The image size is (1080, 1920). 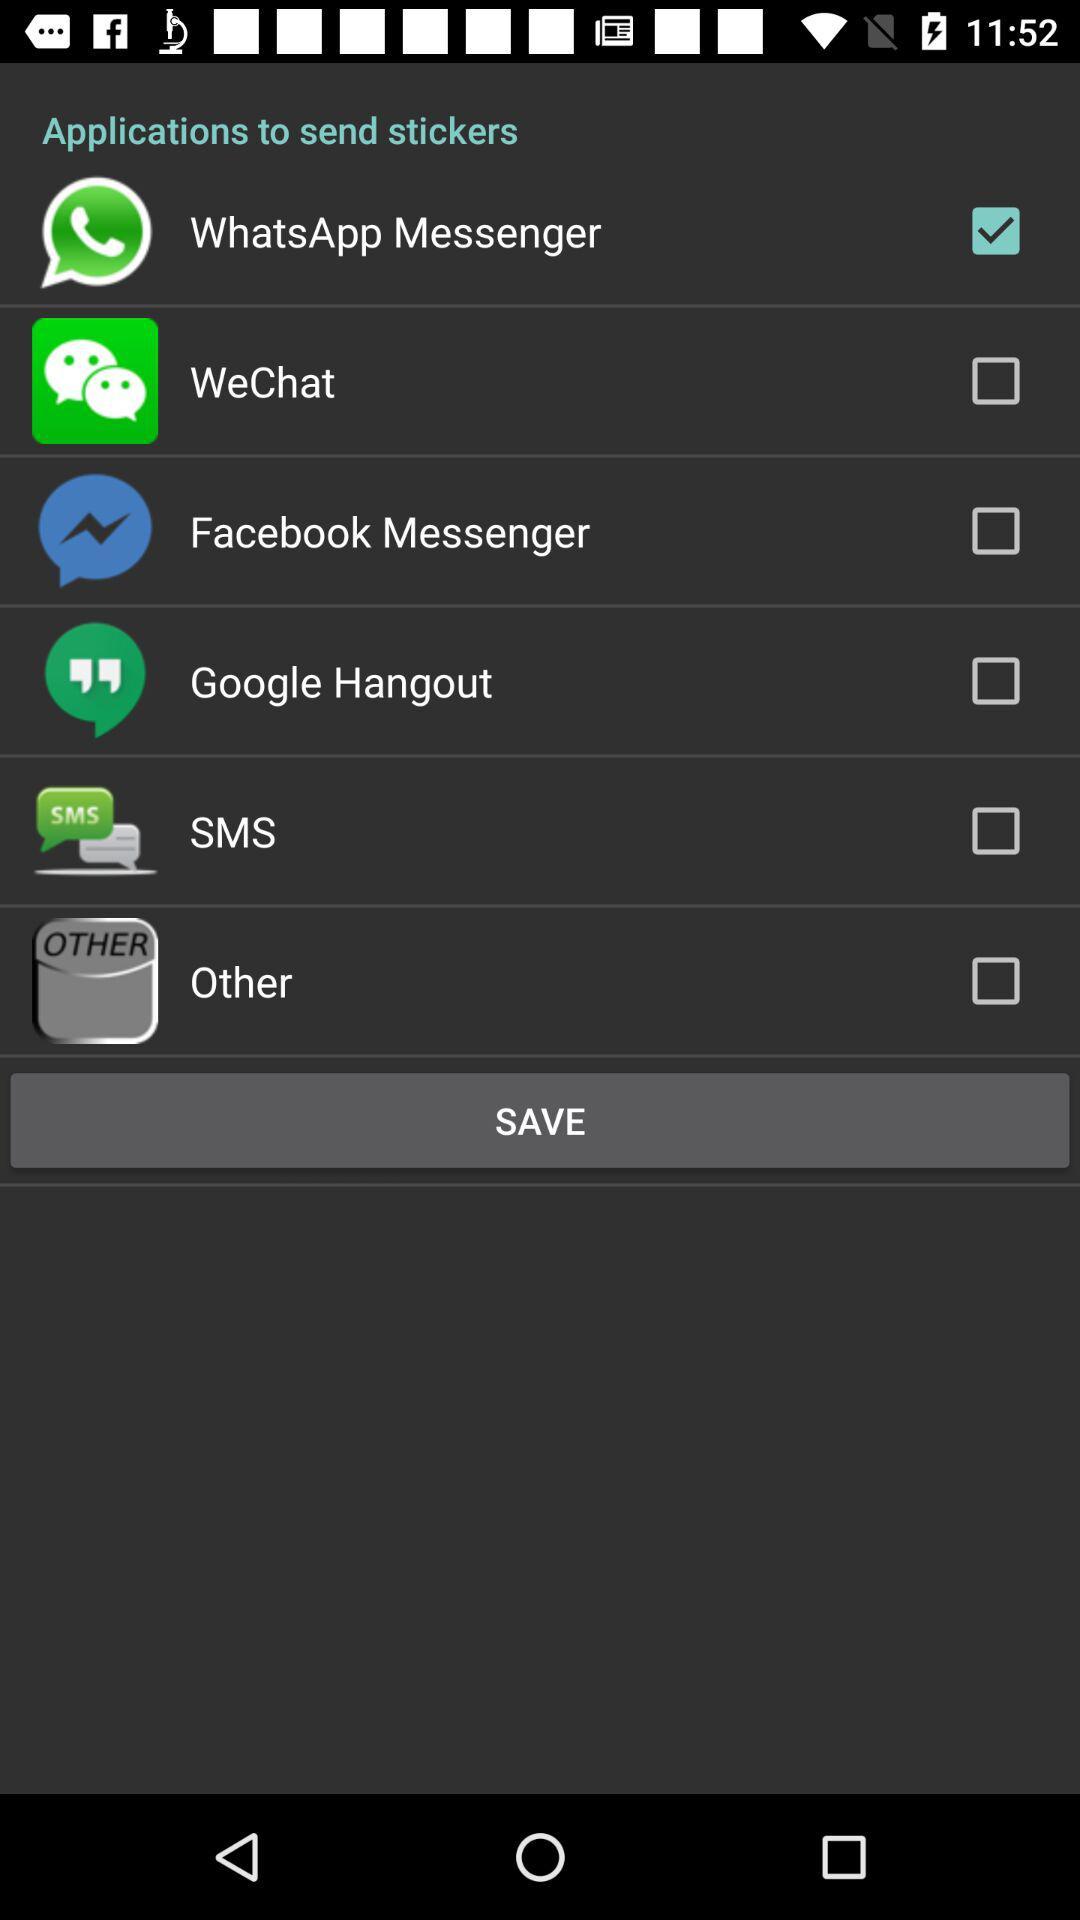 I want to click on applications to send icon, so click(x=540, y=107).